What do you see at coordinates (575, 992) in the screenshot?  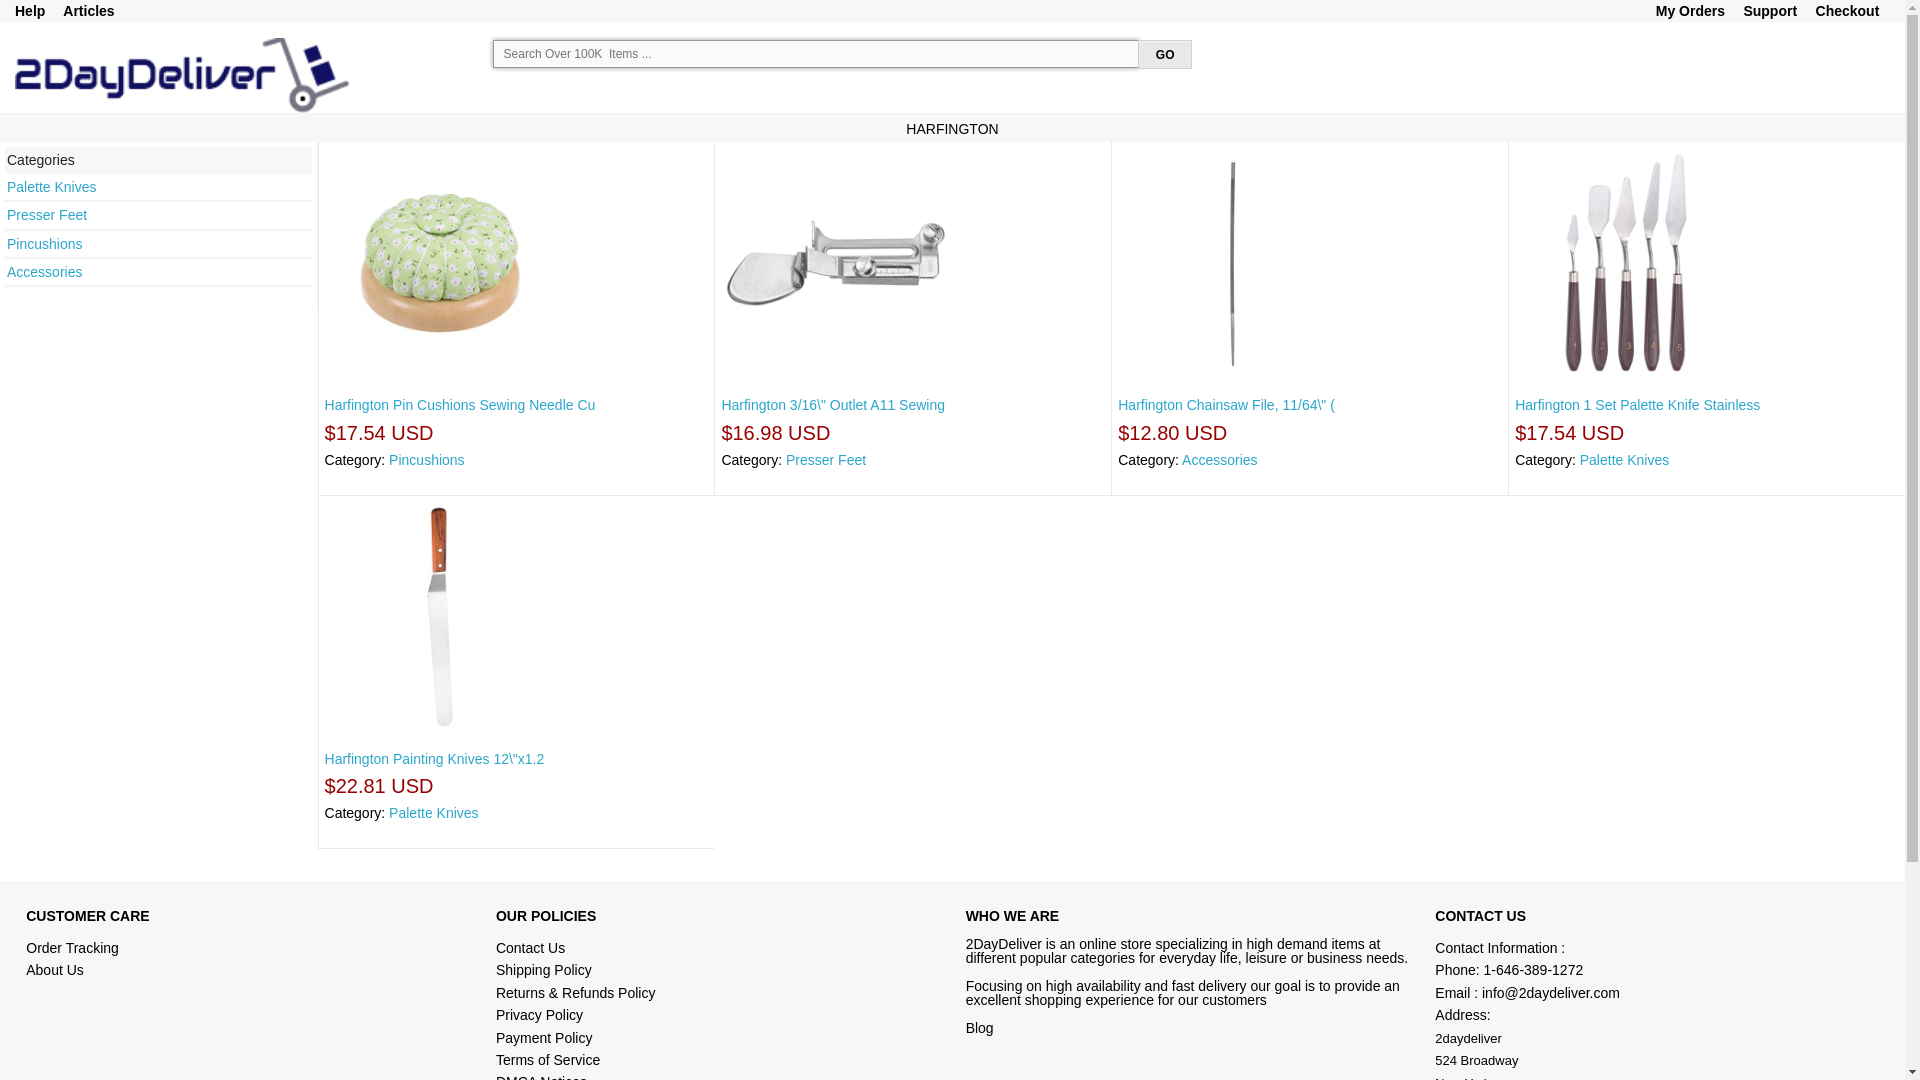 I see `'Returns & Refunds Policy'` at bounding box center [575, 992].